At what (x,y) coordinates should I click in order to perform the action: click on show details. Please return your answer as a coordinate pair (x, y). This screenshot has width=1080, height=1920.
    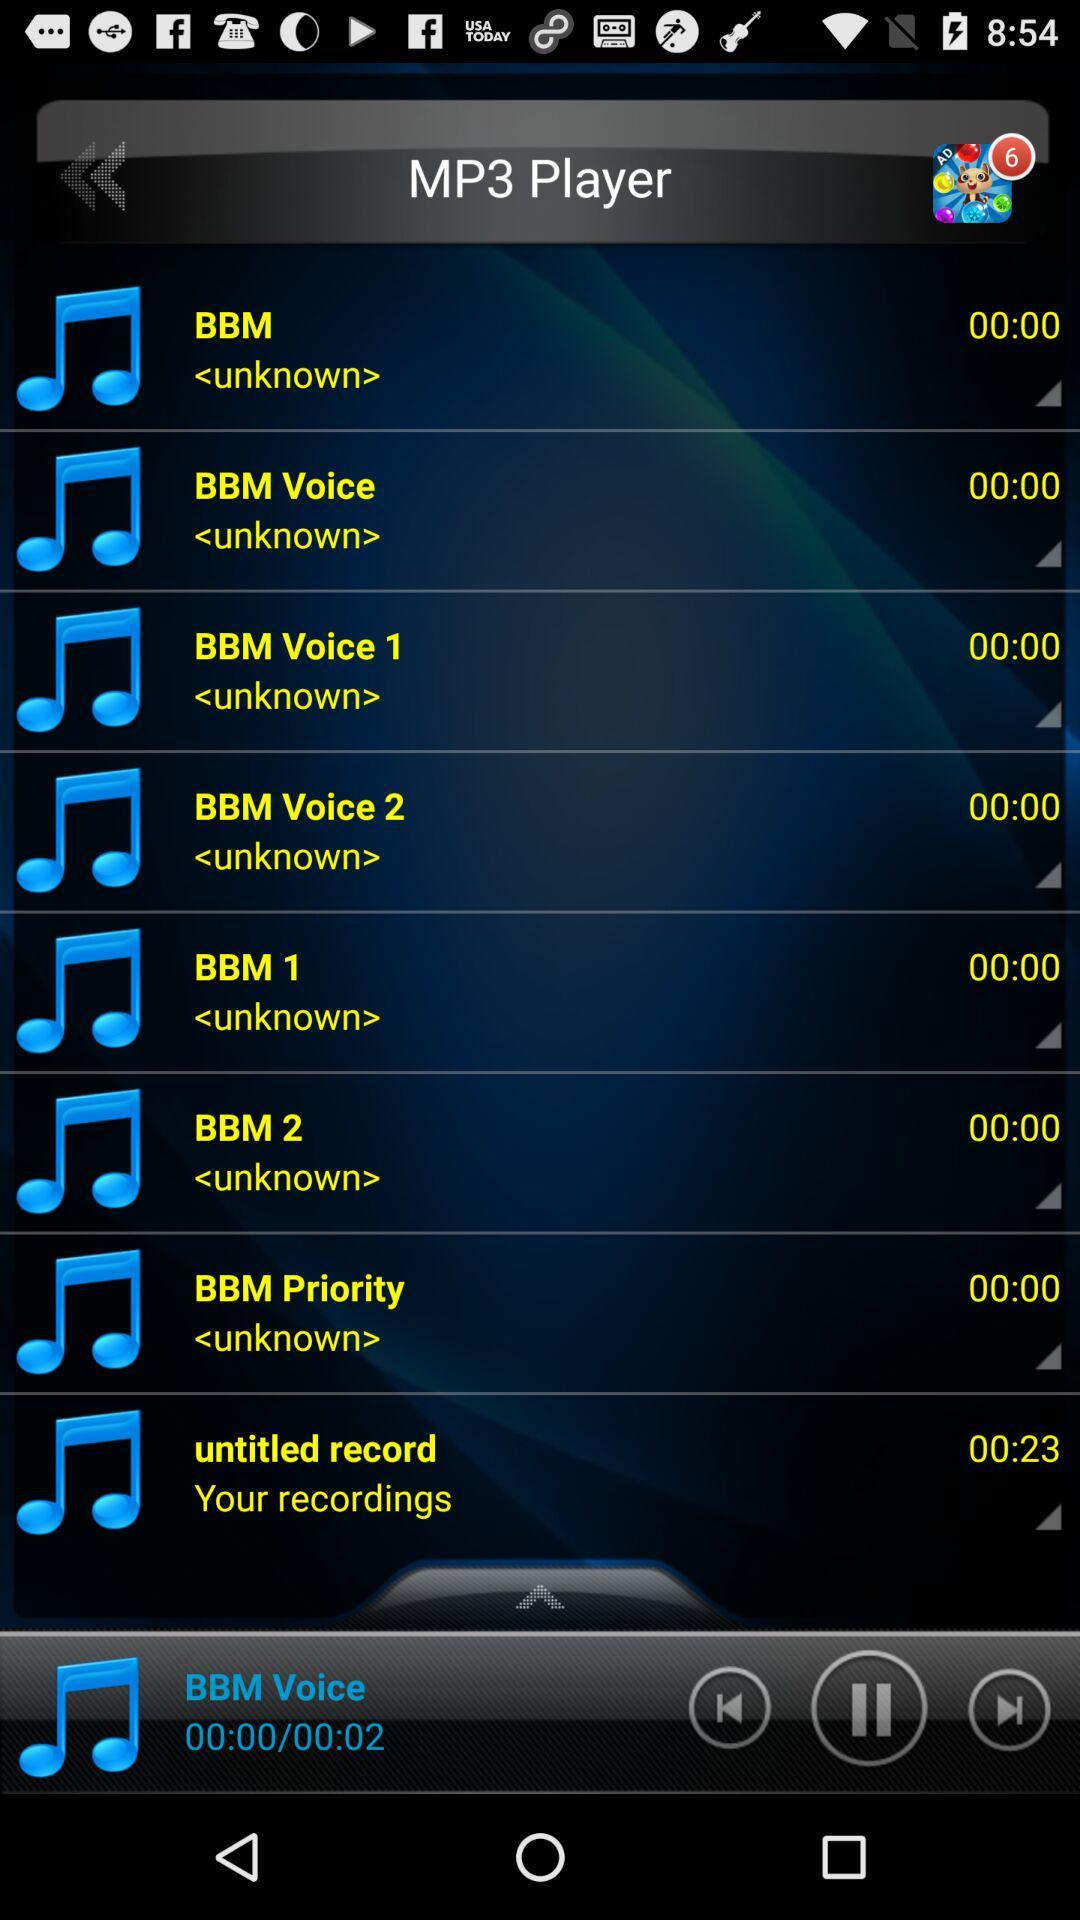
    Looking at the image, I should click on (1031, 860).